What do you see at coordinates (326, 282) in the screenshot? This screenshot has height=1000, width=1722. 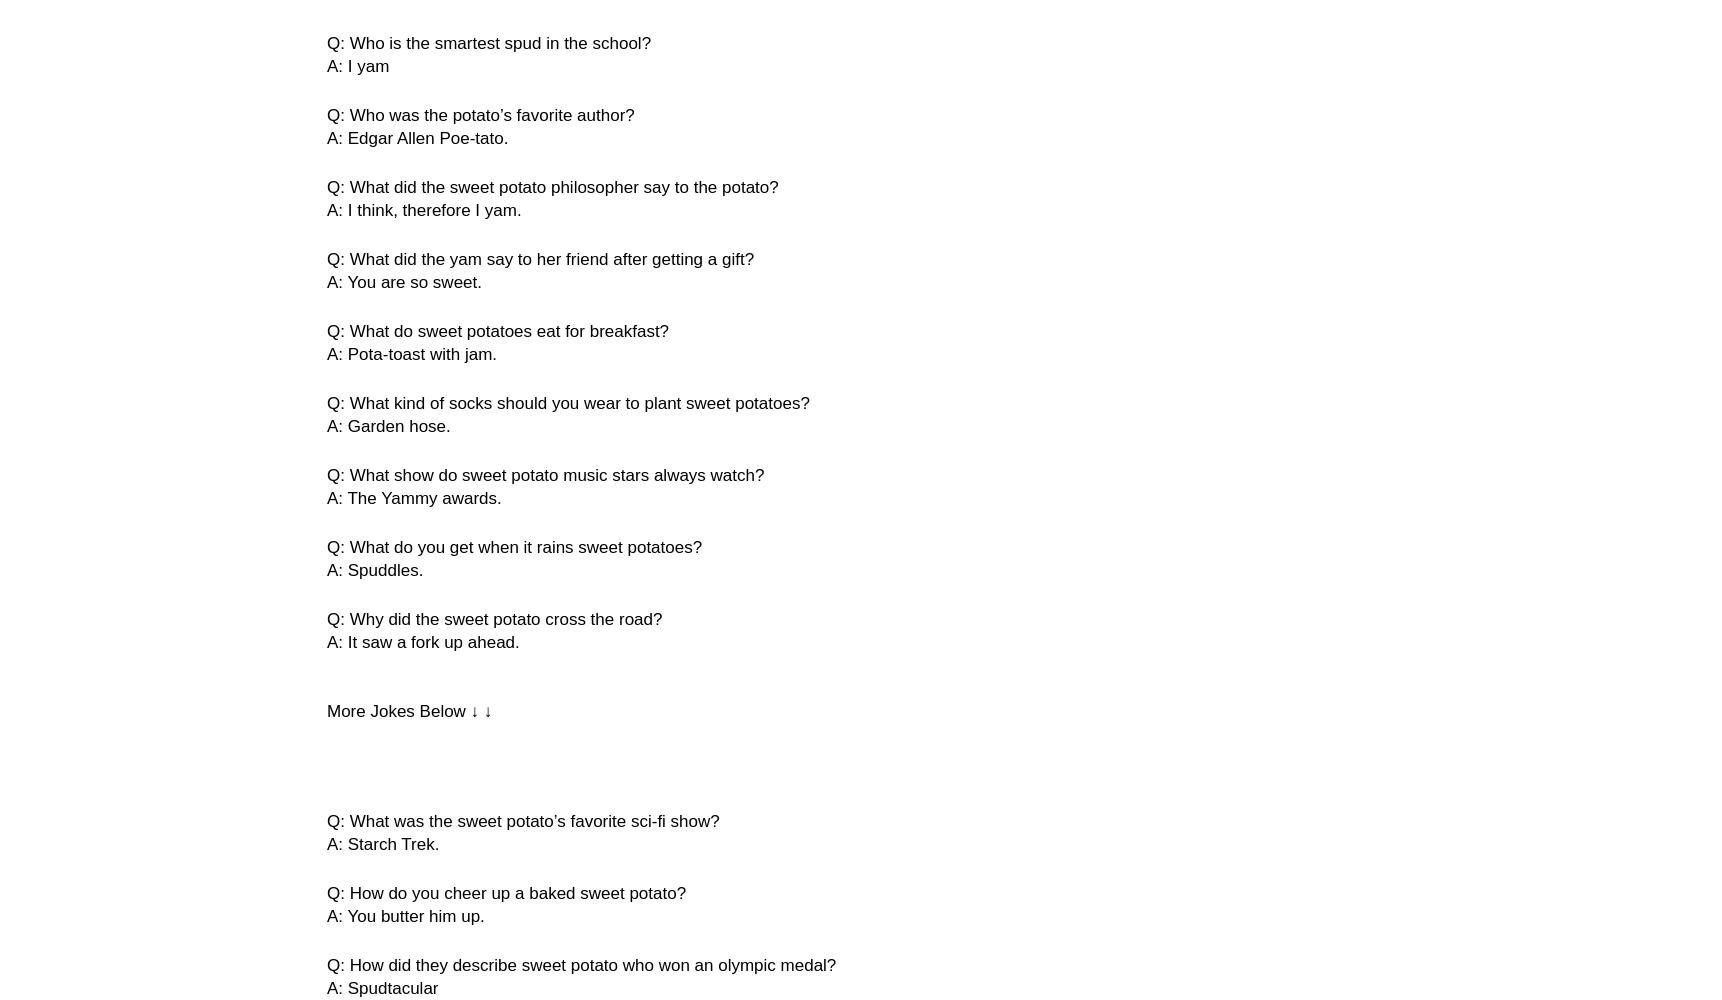 I see `'A: You are so sweet.'` at bounding box center [326, 282].